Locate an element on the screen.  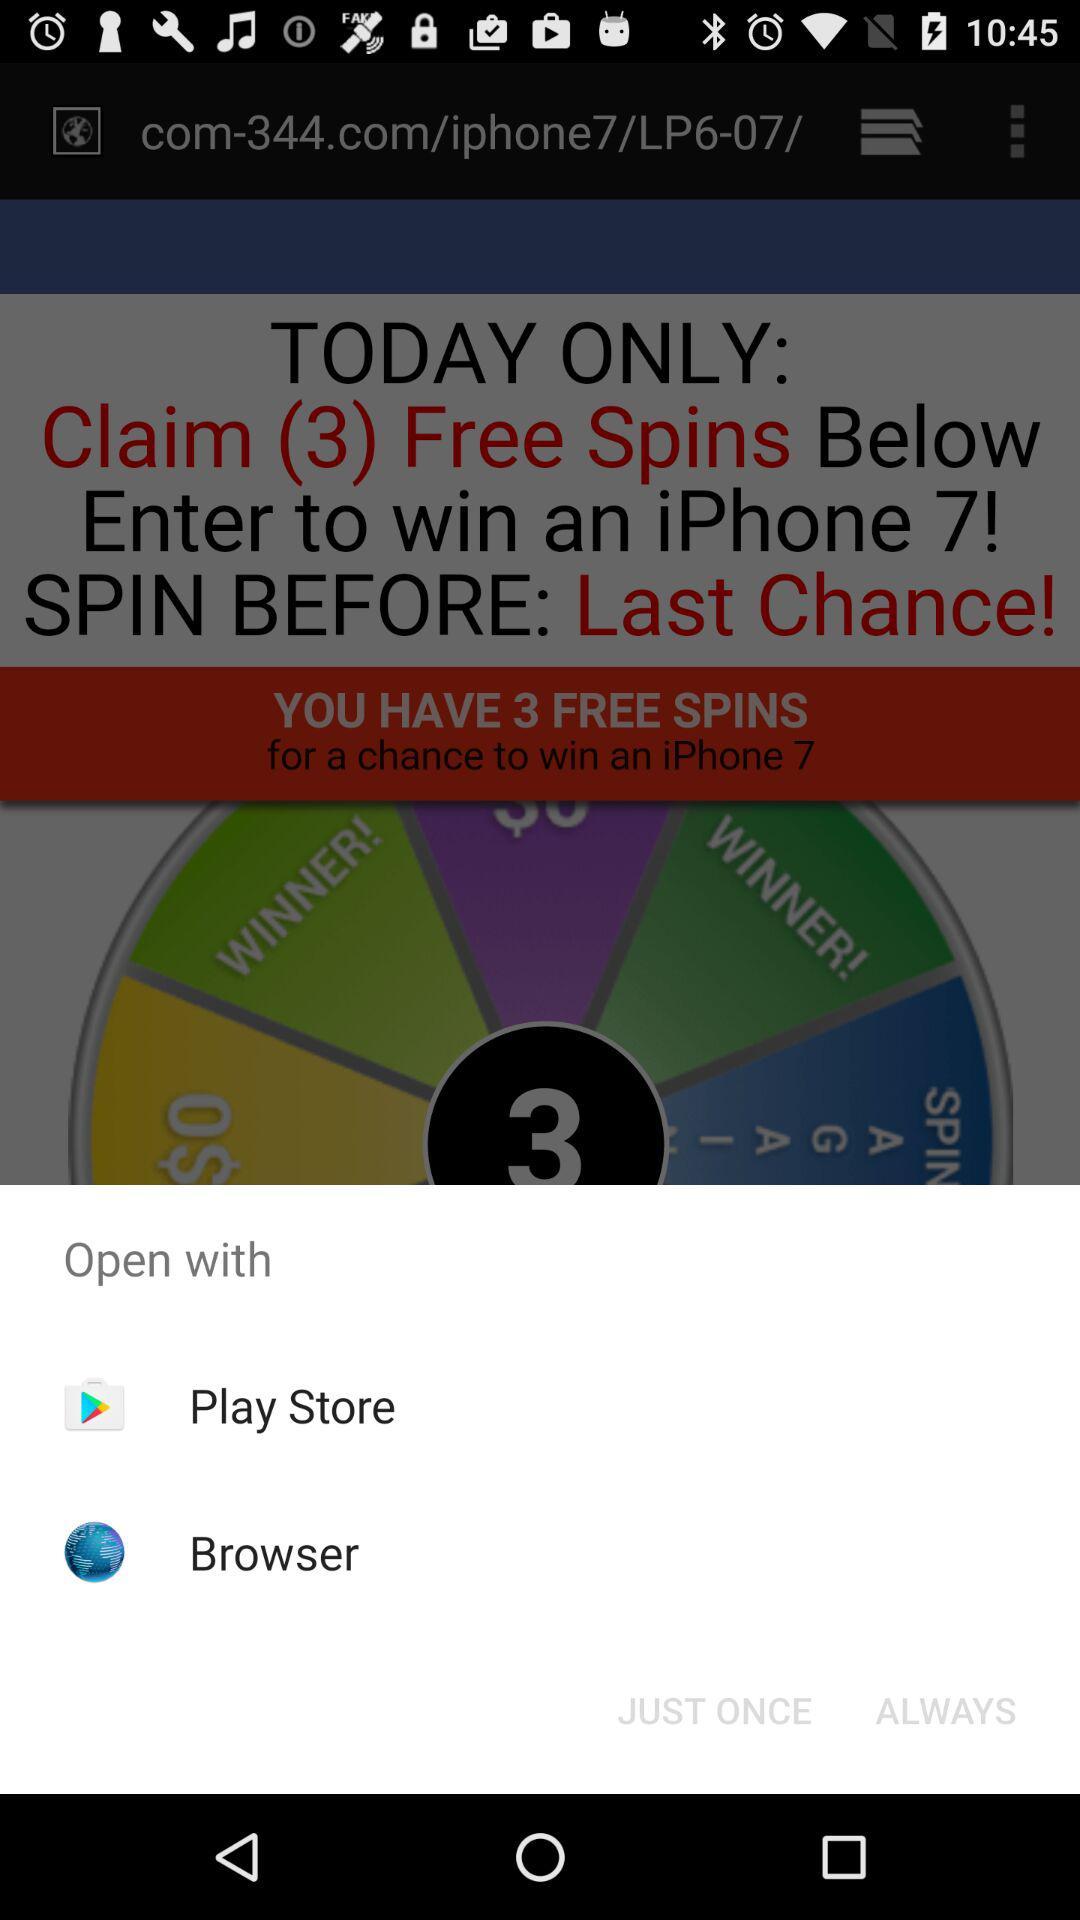
the browser app is located at coordinates (274, 1551).